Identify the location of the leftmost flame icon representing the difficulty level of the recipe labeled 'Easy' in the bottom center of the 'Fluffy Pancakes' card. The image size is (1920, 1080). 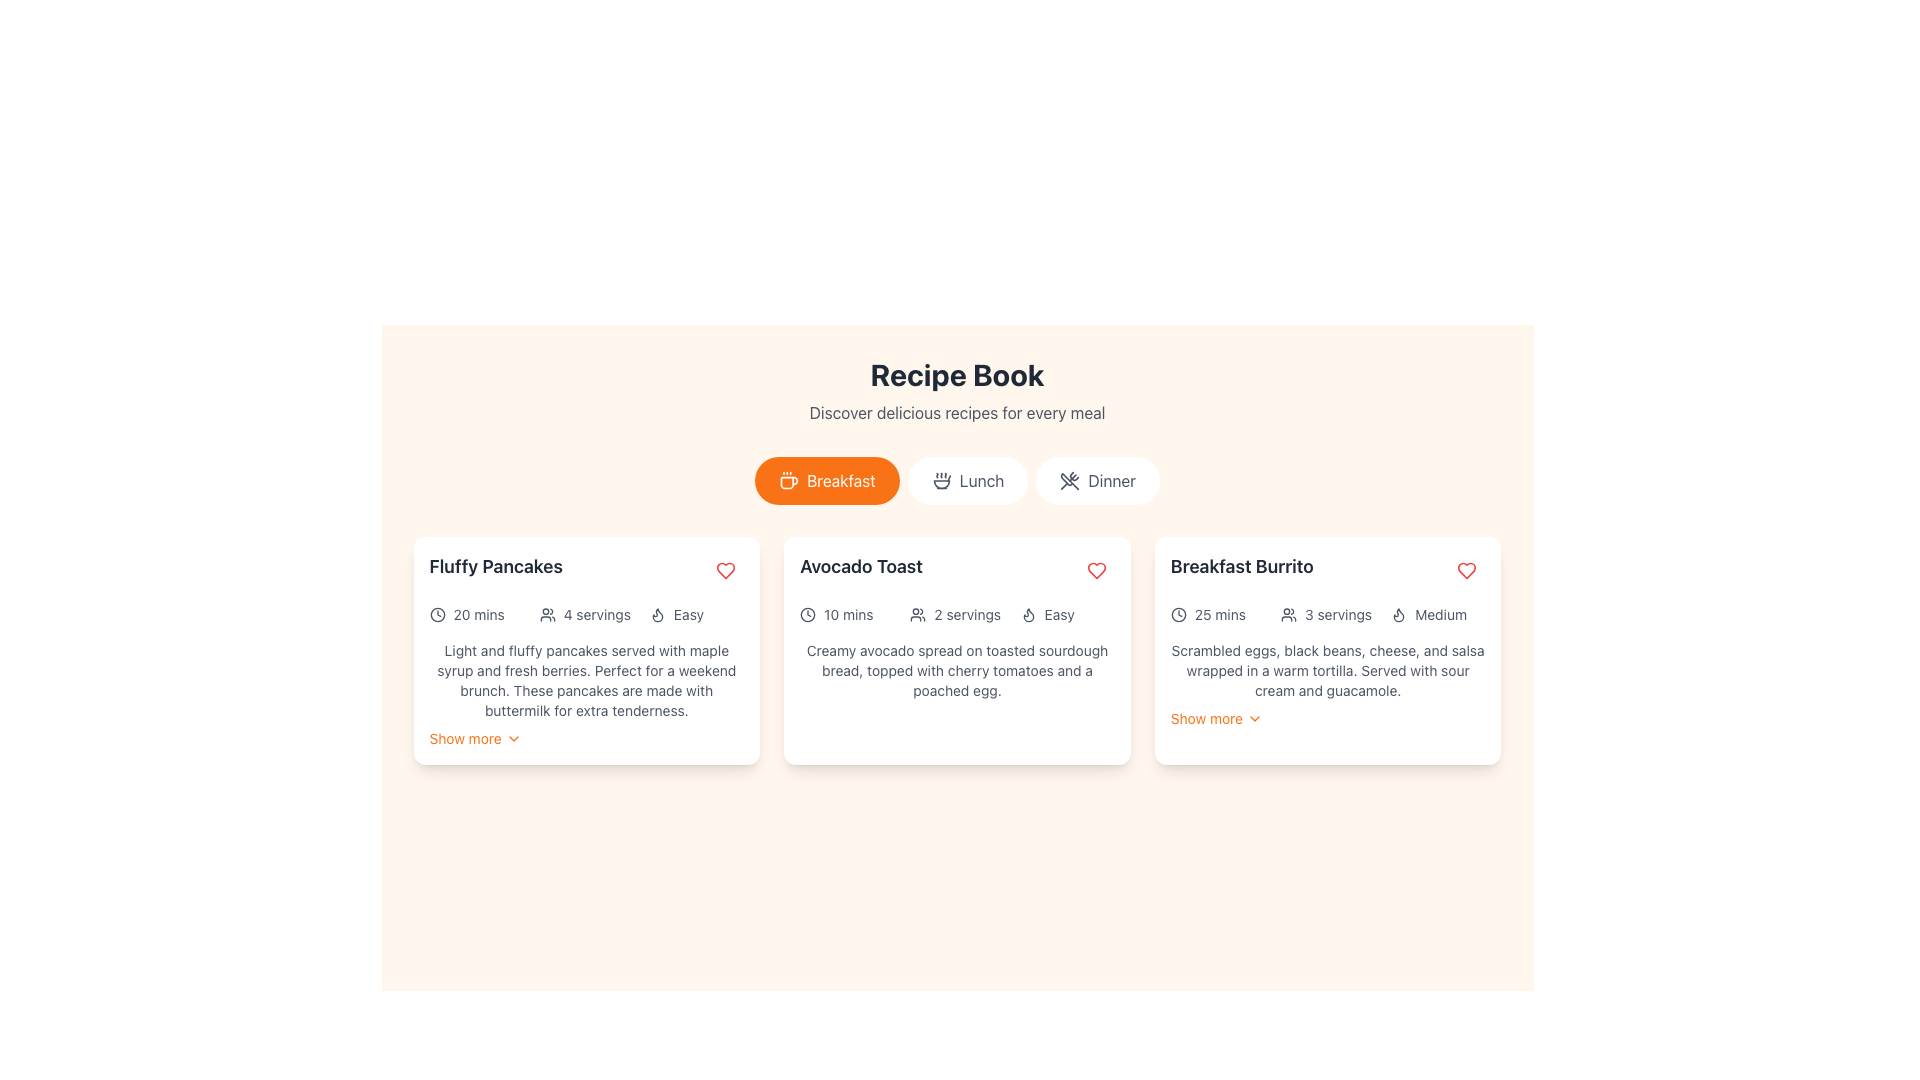
(657, 613).